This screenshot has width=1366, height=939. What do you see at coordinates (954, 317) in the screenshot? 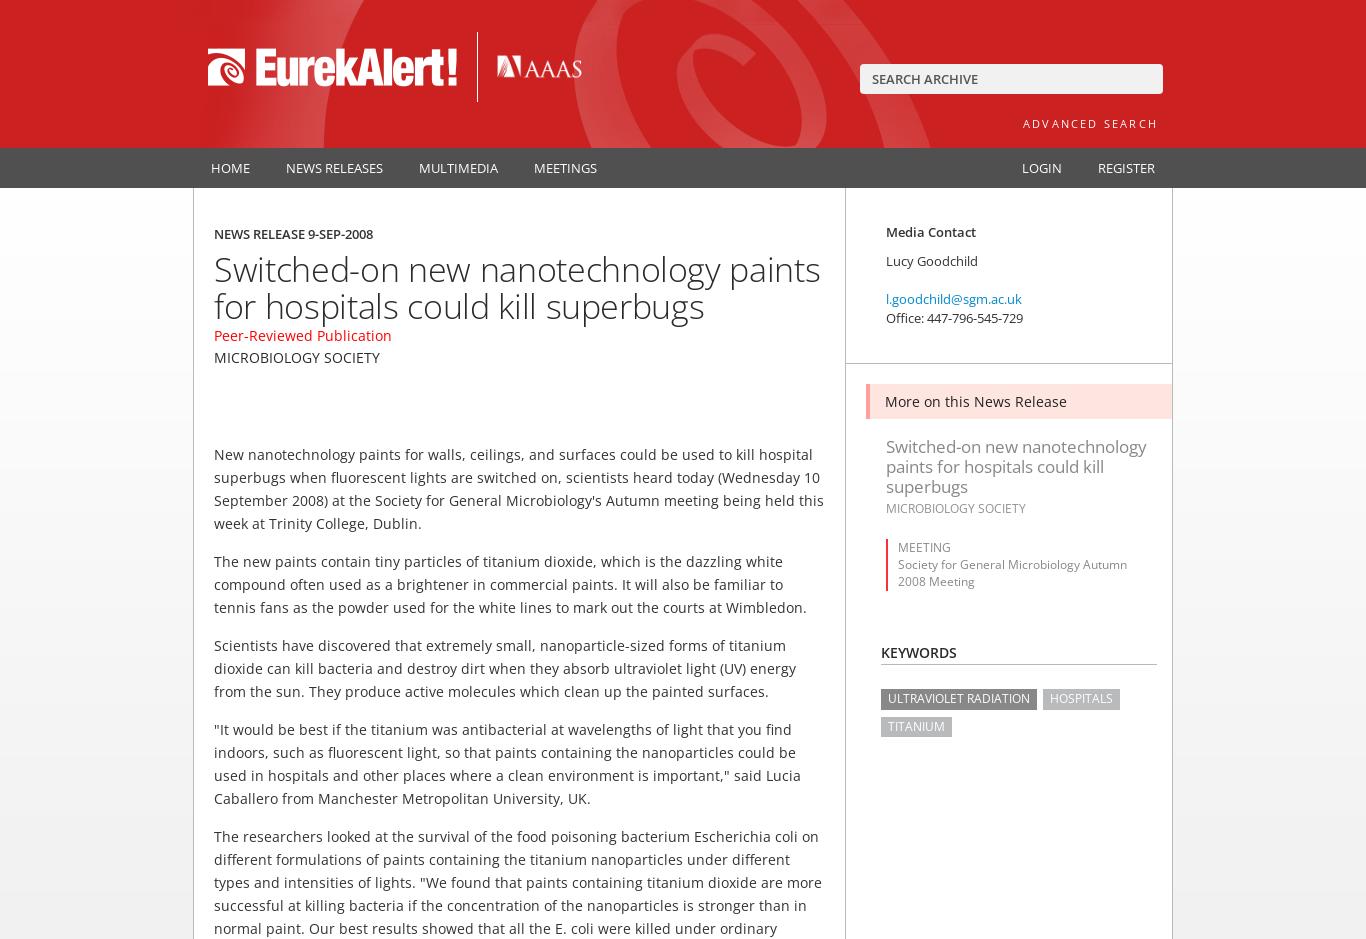
I see `'Office: 447-796-545-729'` at bounding box center [954, 317].